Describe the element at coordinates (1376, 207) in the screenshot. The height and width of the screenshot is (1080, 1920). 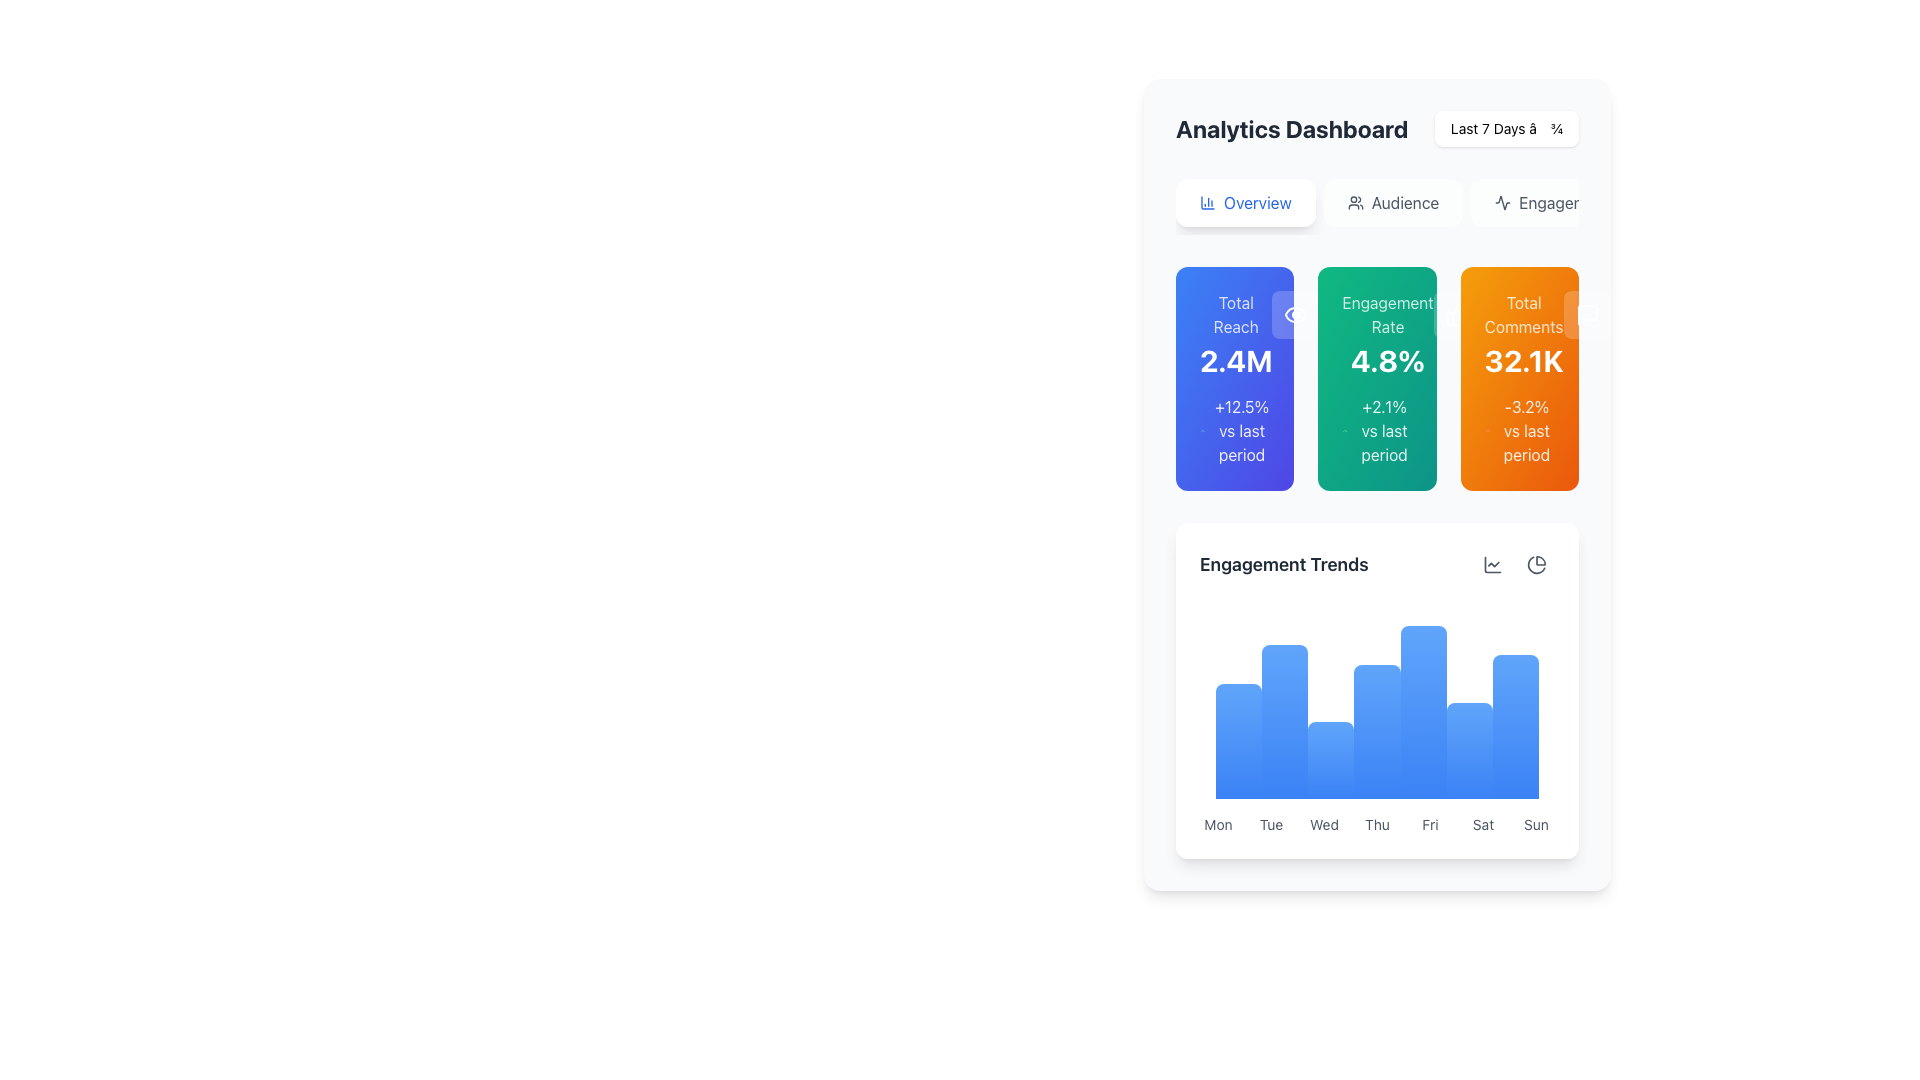
I see `the 'Audience' tab-style button, which is the second button in a row of navigational buttons labeled 'Overview', 'Audience', 'Engagement', and 'Sharing'` at that location.